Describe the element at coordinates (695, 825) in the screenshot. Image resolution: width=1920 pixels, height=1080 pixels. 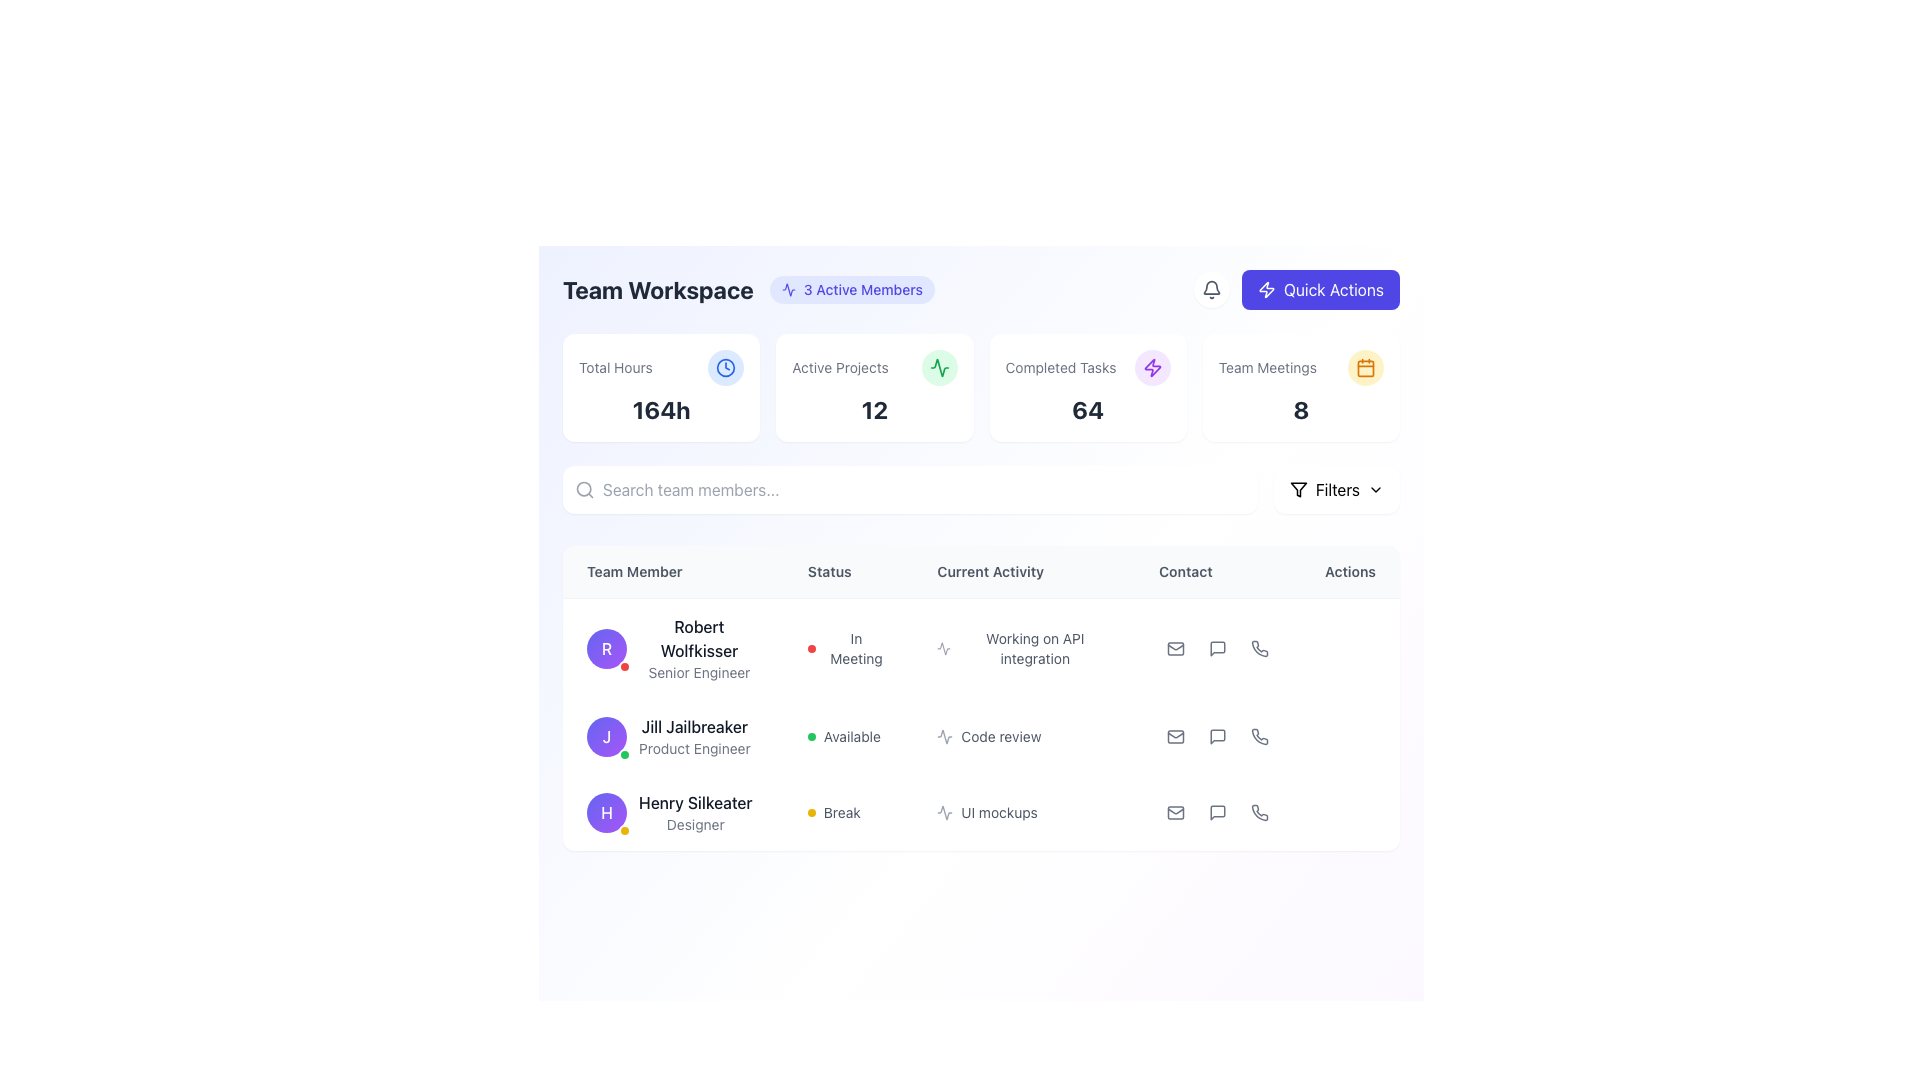
I see `text label indicating the role of 'Henry Silkeater' in the team, which is positioned beneath his name in a table layout` at that location.